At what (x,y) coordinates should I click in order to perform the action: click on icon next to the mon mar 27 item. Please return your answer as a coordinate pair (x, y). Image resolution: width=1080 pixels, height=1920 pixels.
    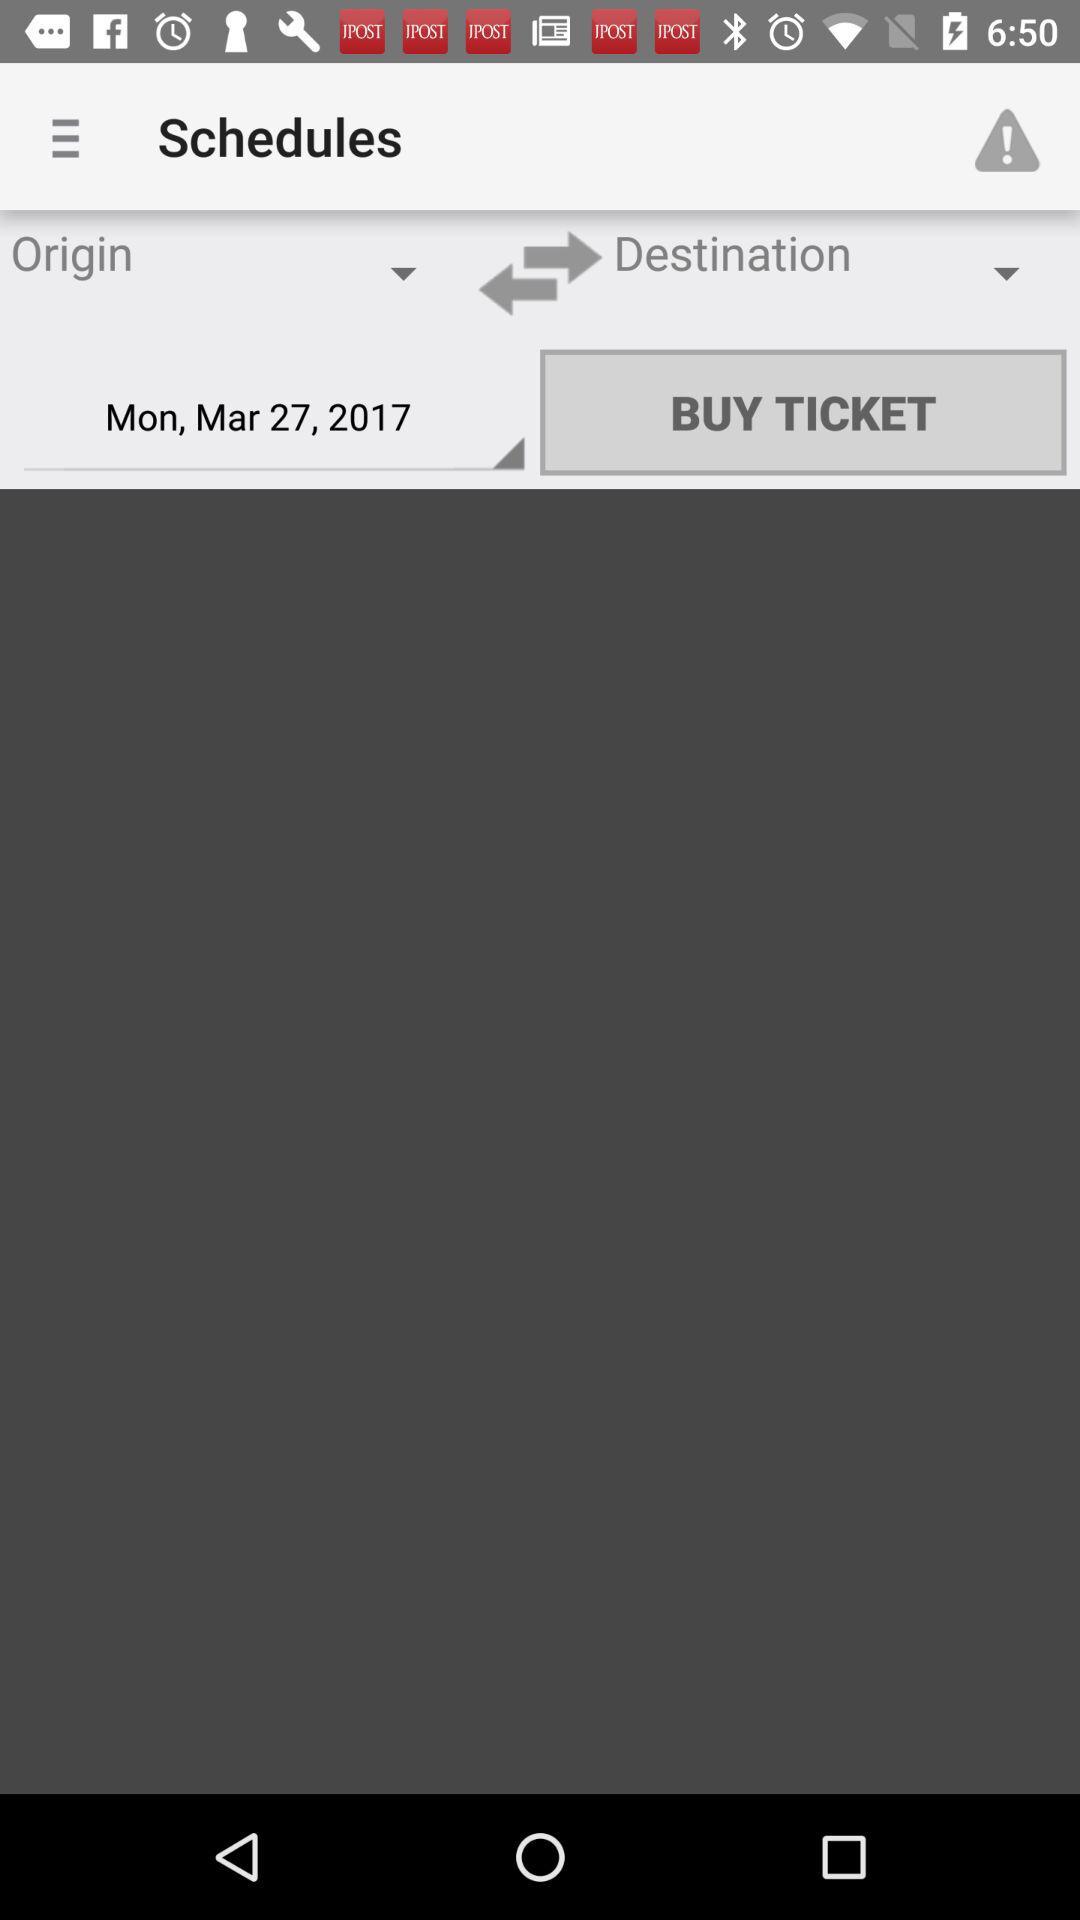
    Looking at the image, I should click on (802, 411).